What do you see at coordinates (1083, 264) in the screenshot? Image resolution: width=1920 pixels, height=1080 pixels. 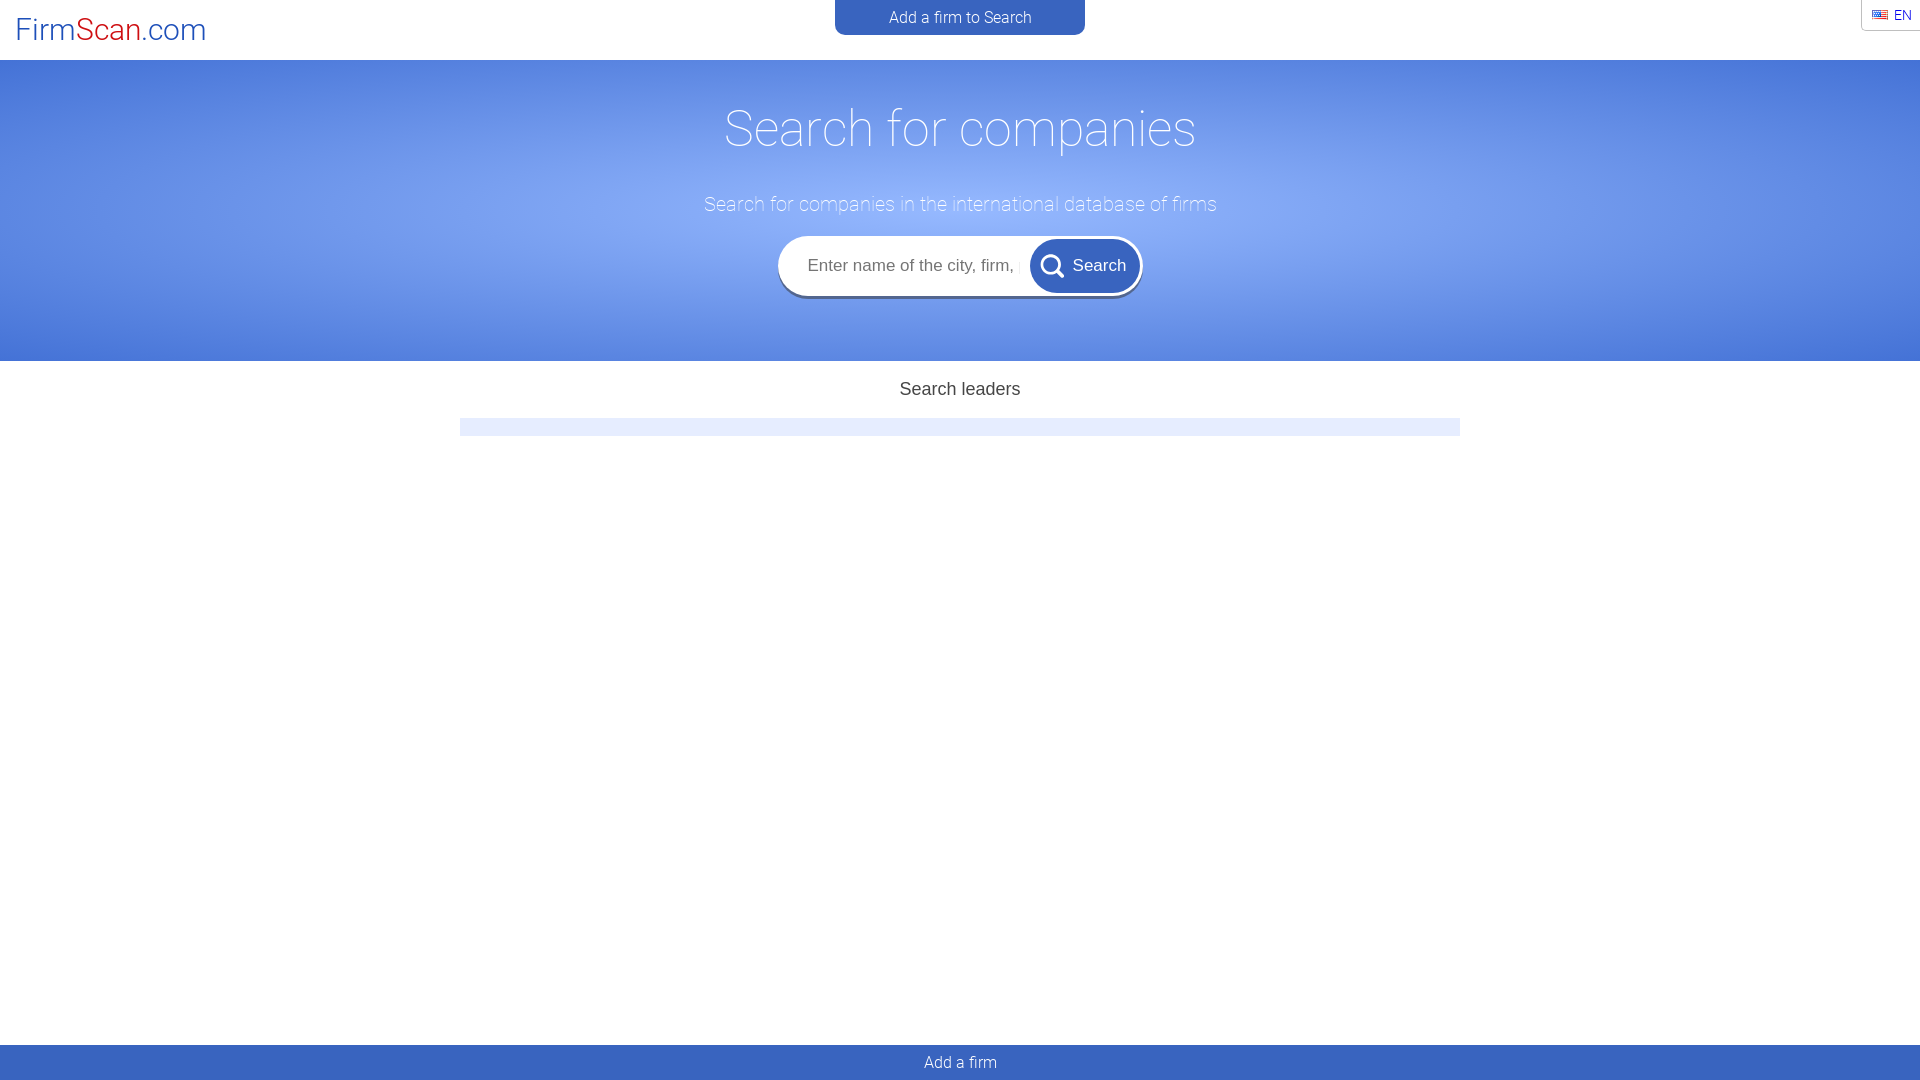 I see `'Search'` at bounding box center [1083, 264].